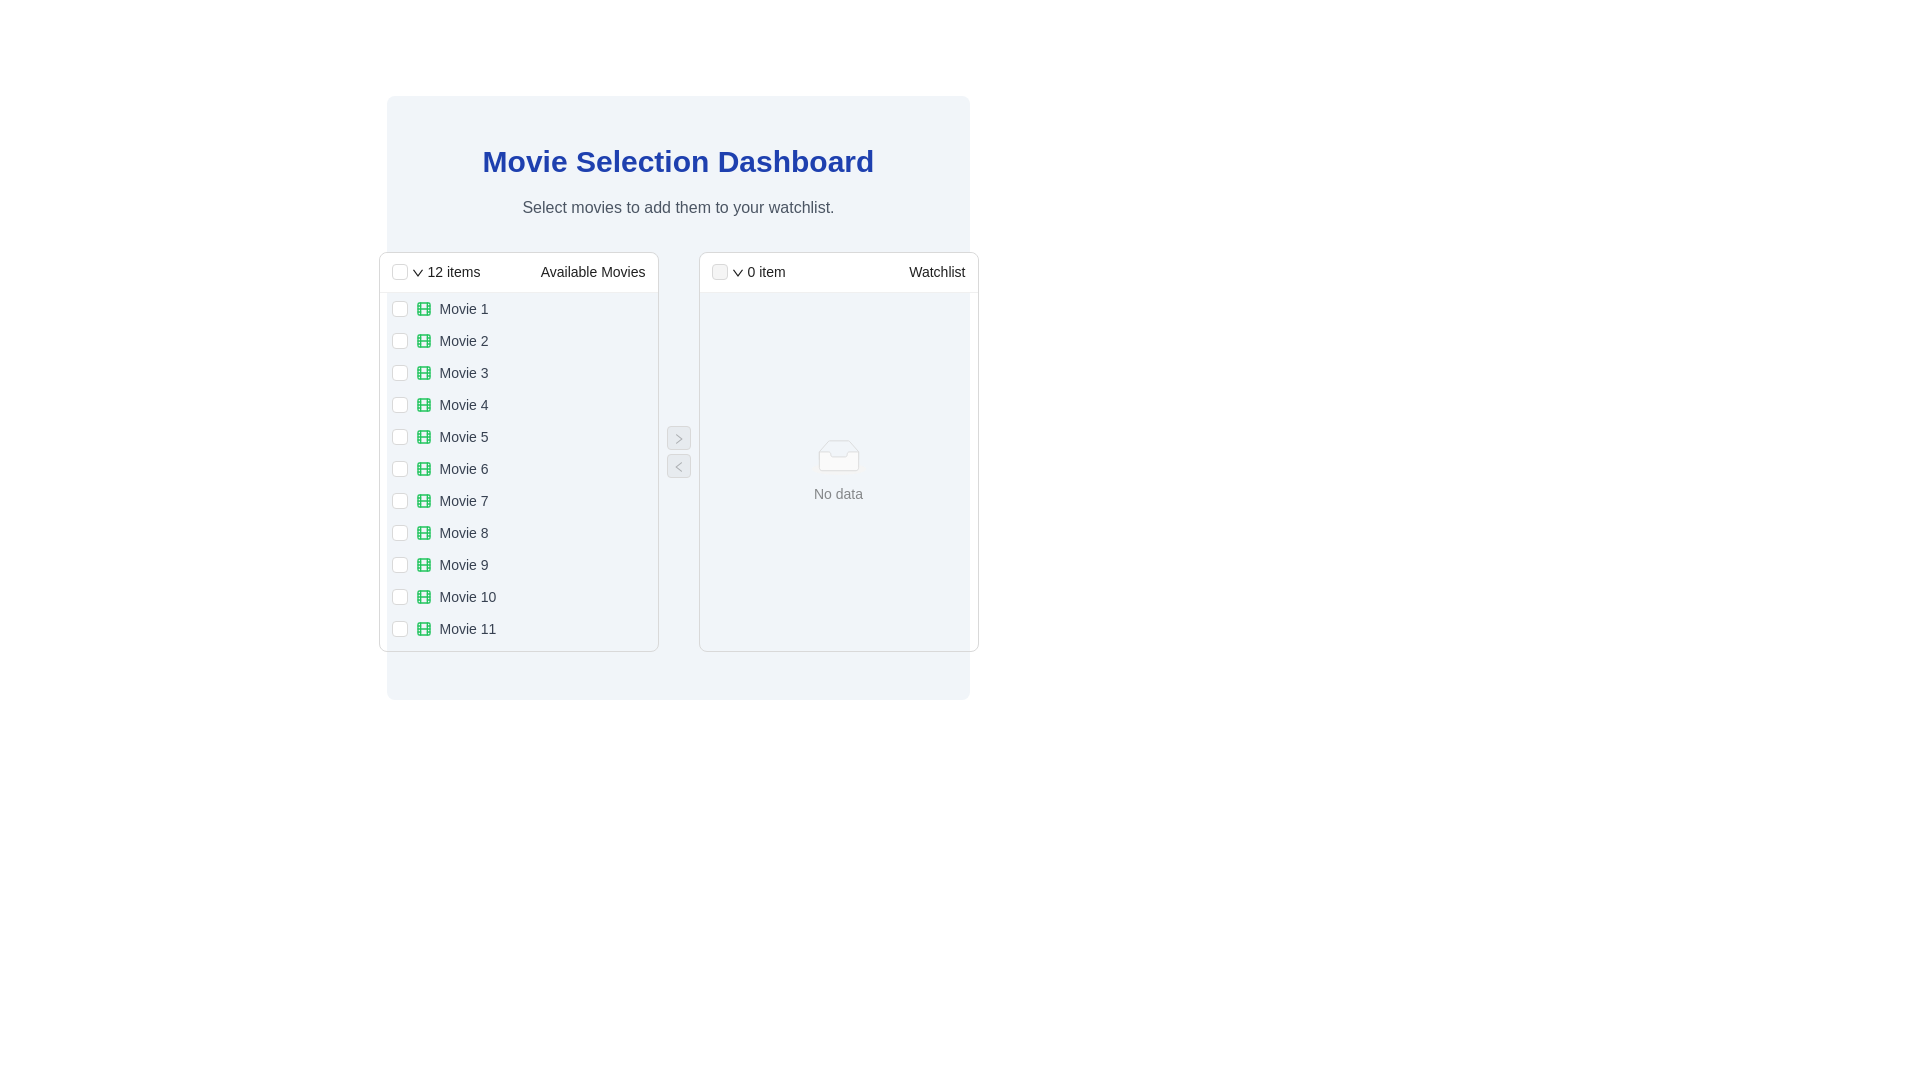 Image resolution: width=1920 pixels, height=1080 pixels. Describe the element at coordinates (422, 405) in the screenshot. I see `the green filmstrip icon with a red circular area, which is part of the 'Movie 4' row in the 'Available Movies' list` at that location.